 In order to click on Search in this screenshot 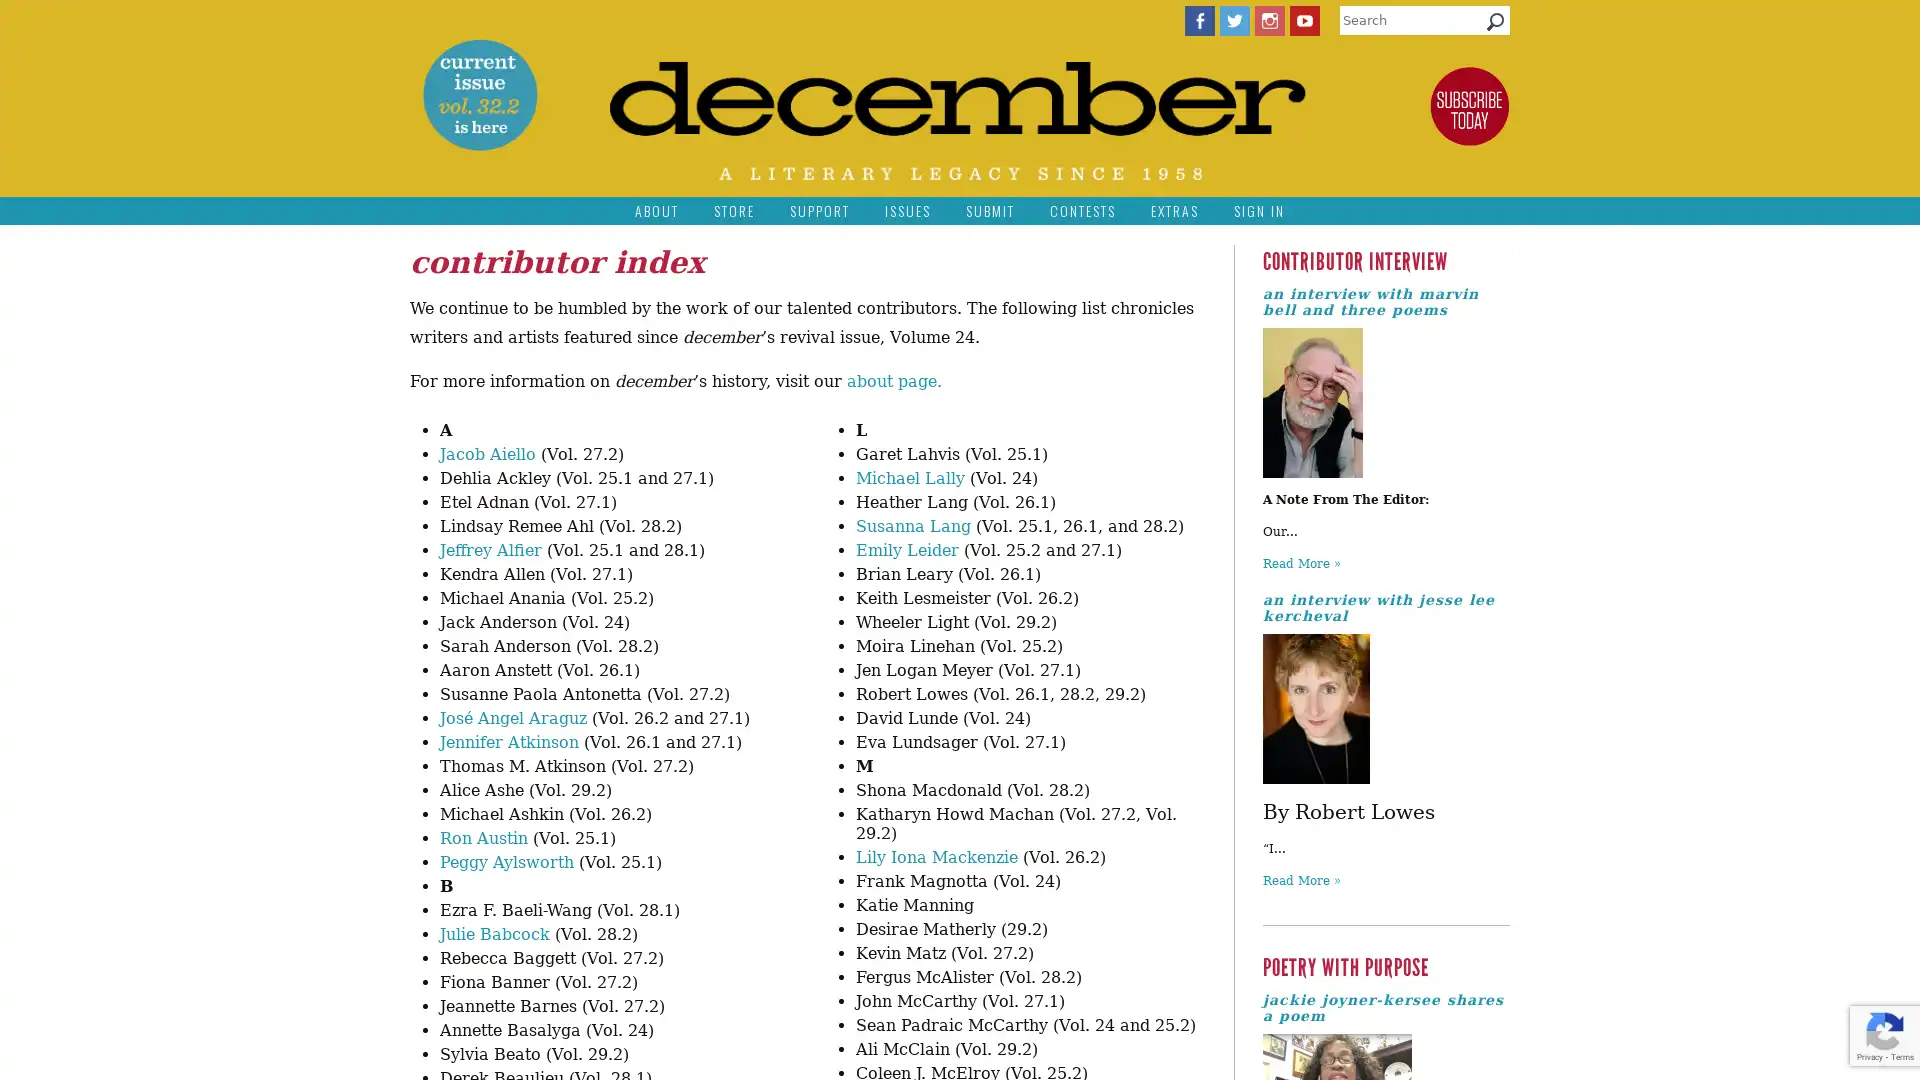, I will do `click(1495, 26)`.